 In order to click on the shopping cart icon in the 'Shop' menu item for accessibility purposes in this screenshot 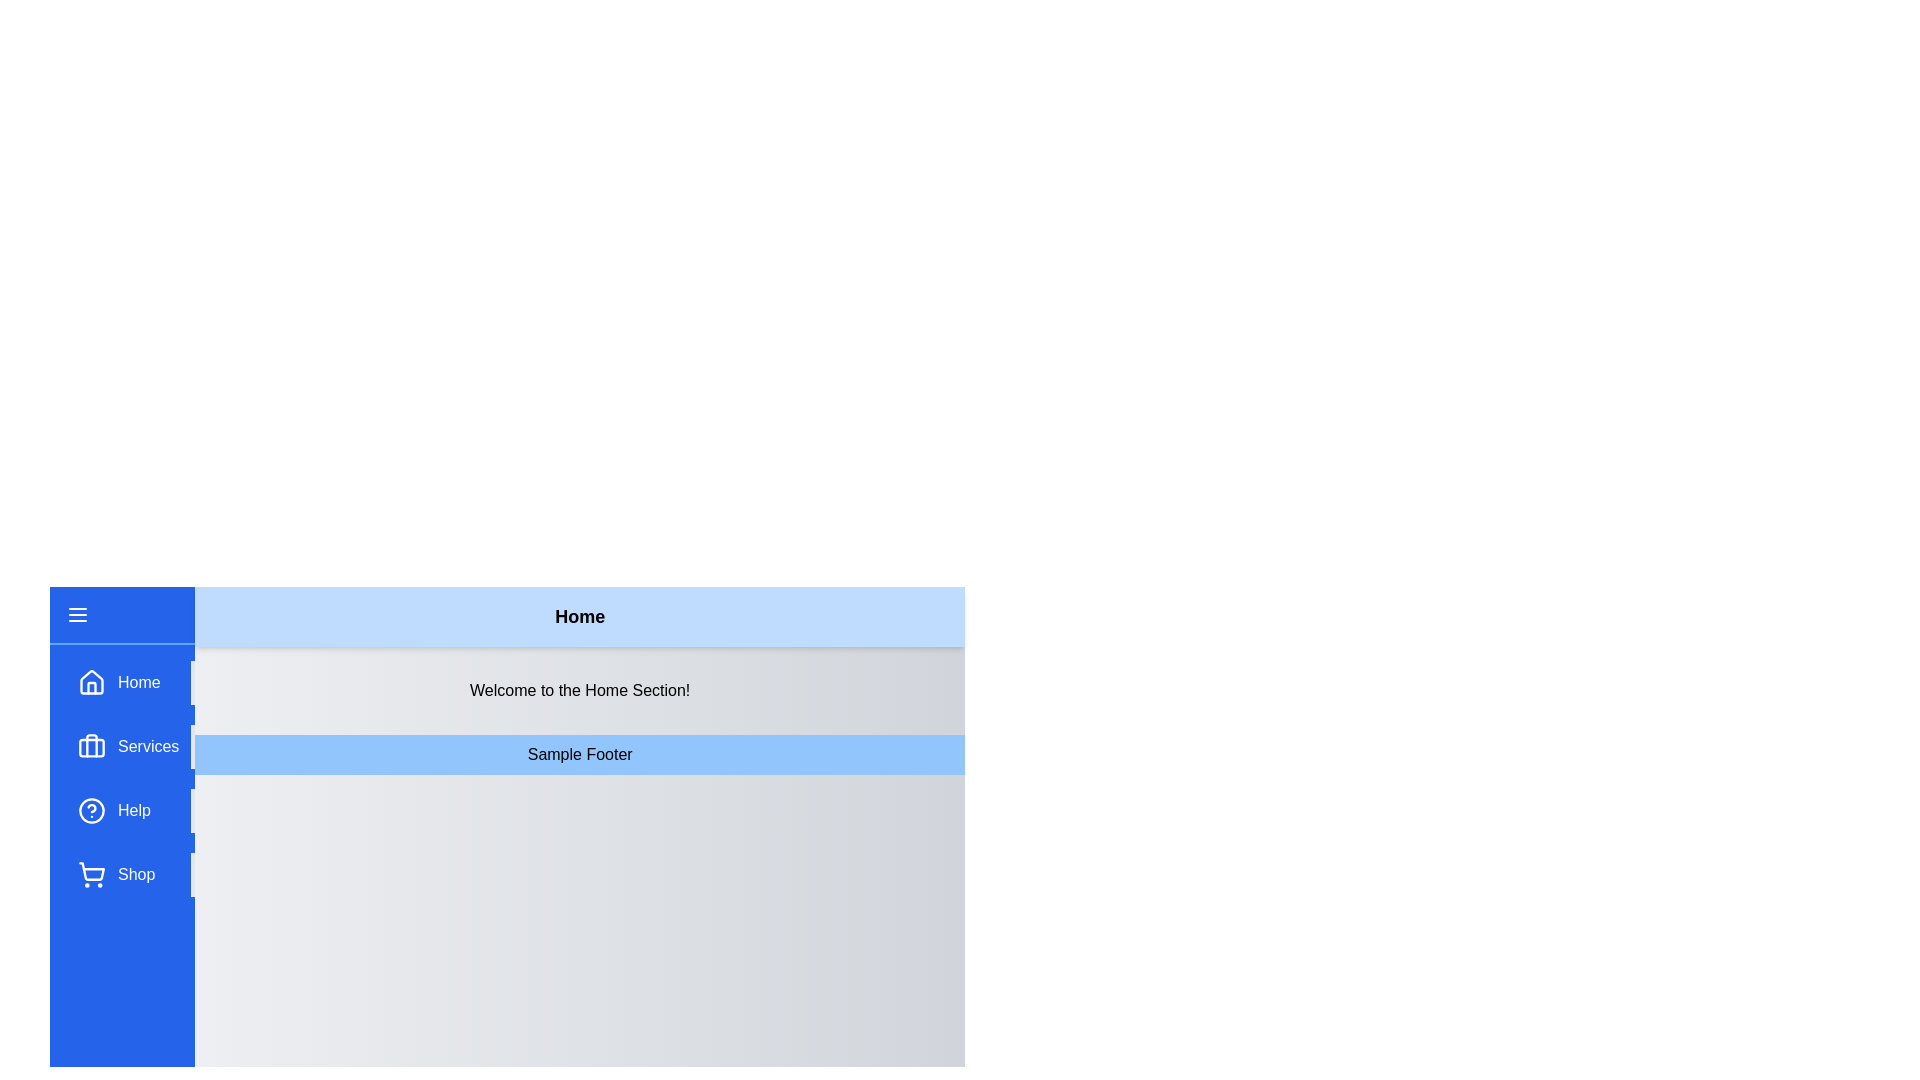, I will do `click(90, 874)`.